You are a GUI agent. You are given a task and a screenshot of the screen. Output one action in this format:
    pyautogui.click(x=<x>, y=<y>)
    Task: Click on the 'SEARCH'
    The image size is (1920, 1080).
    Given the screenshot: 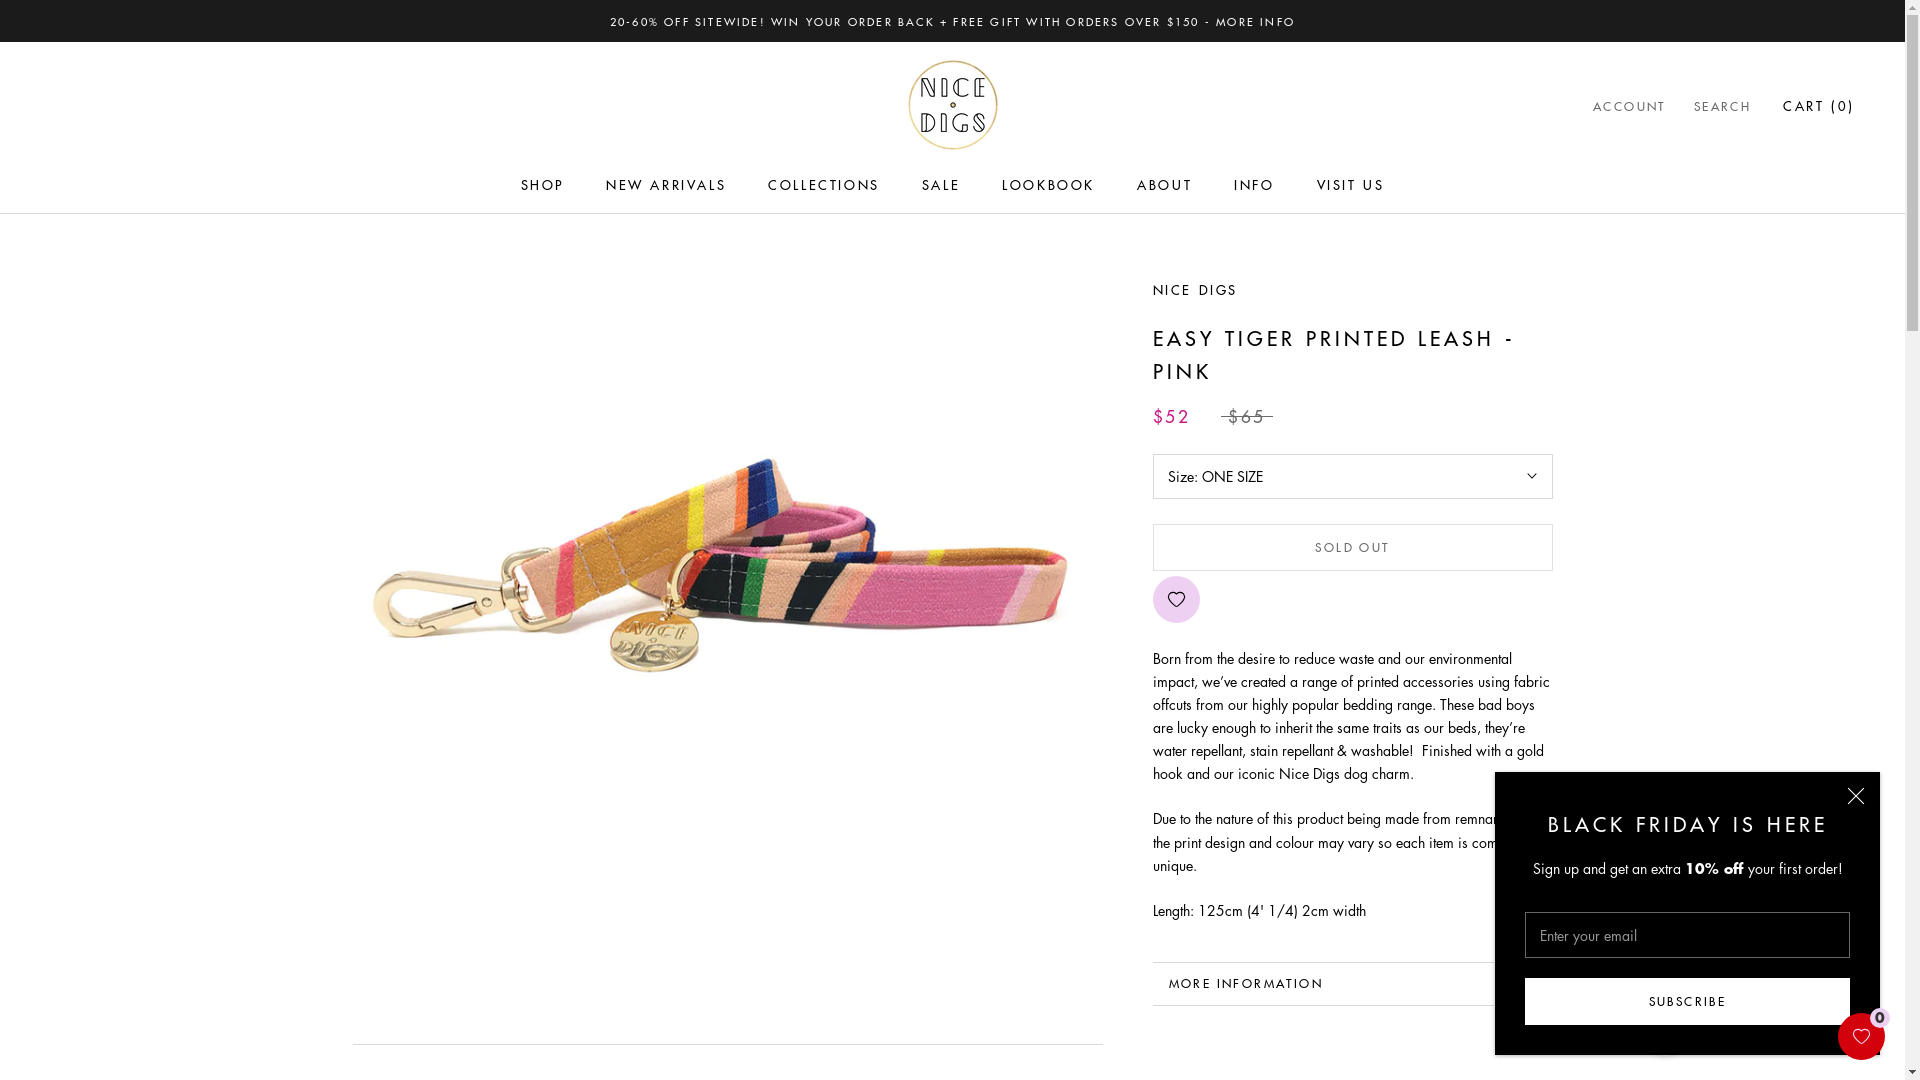 What is the action you would take?
    pyautogui.click(x=1721, y=107)
    